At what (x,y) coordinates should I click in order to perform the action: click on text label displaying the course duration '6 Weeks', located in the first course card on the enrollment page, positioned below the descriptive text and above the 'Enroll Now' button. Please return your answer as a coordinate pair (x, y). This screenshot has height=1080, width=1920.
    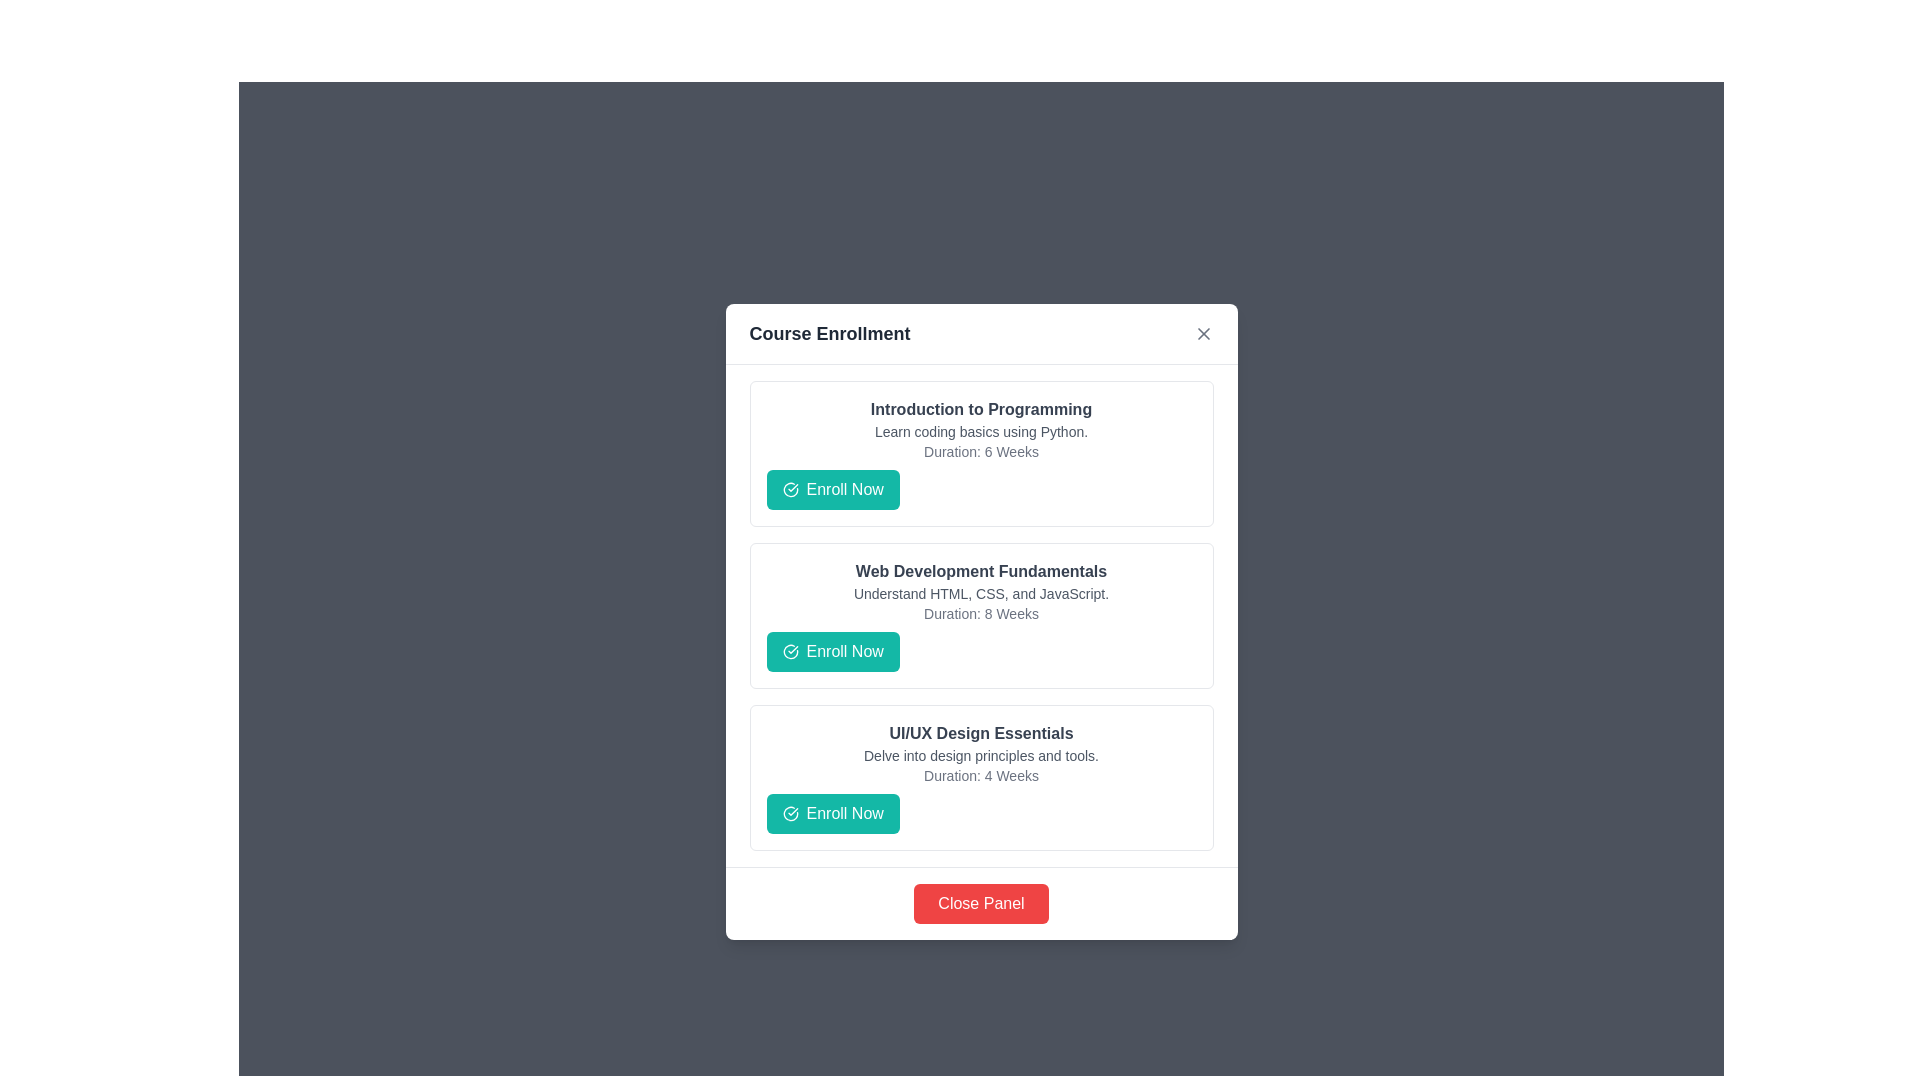
    Looking at the image, I should click on (981, 451).